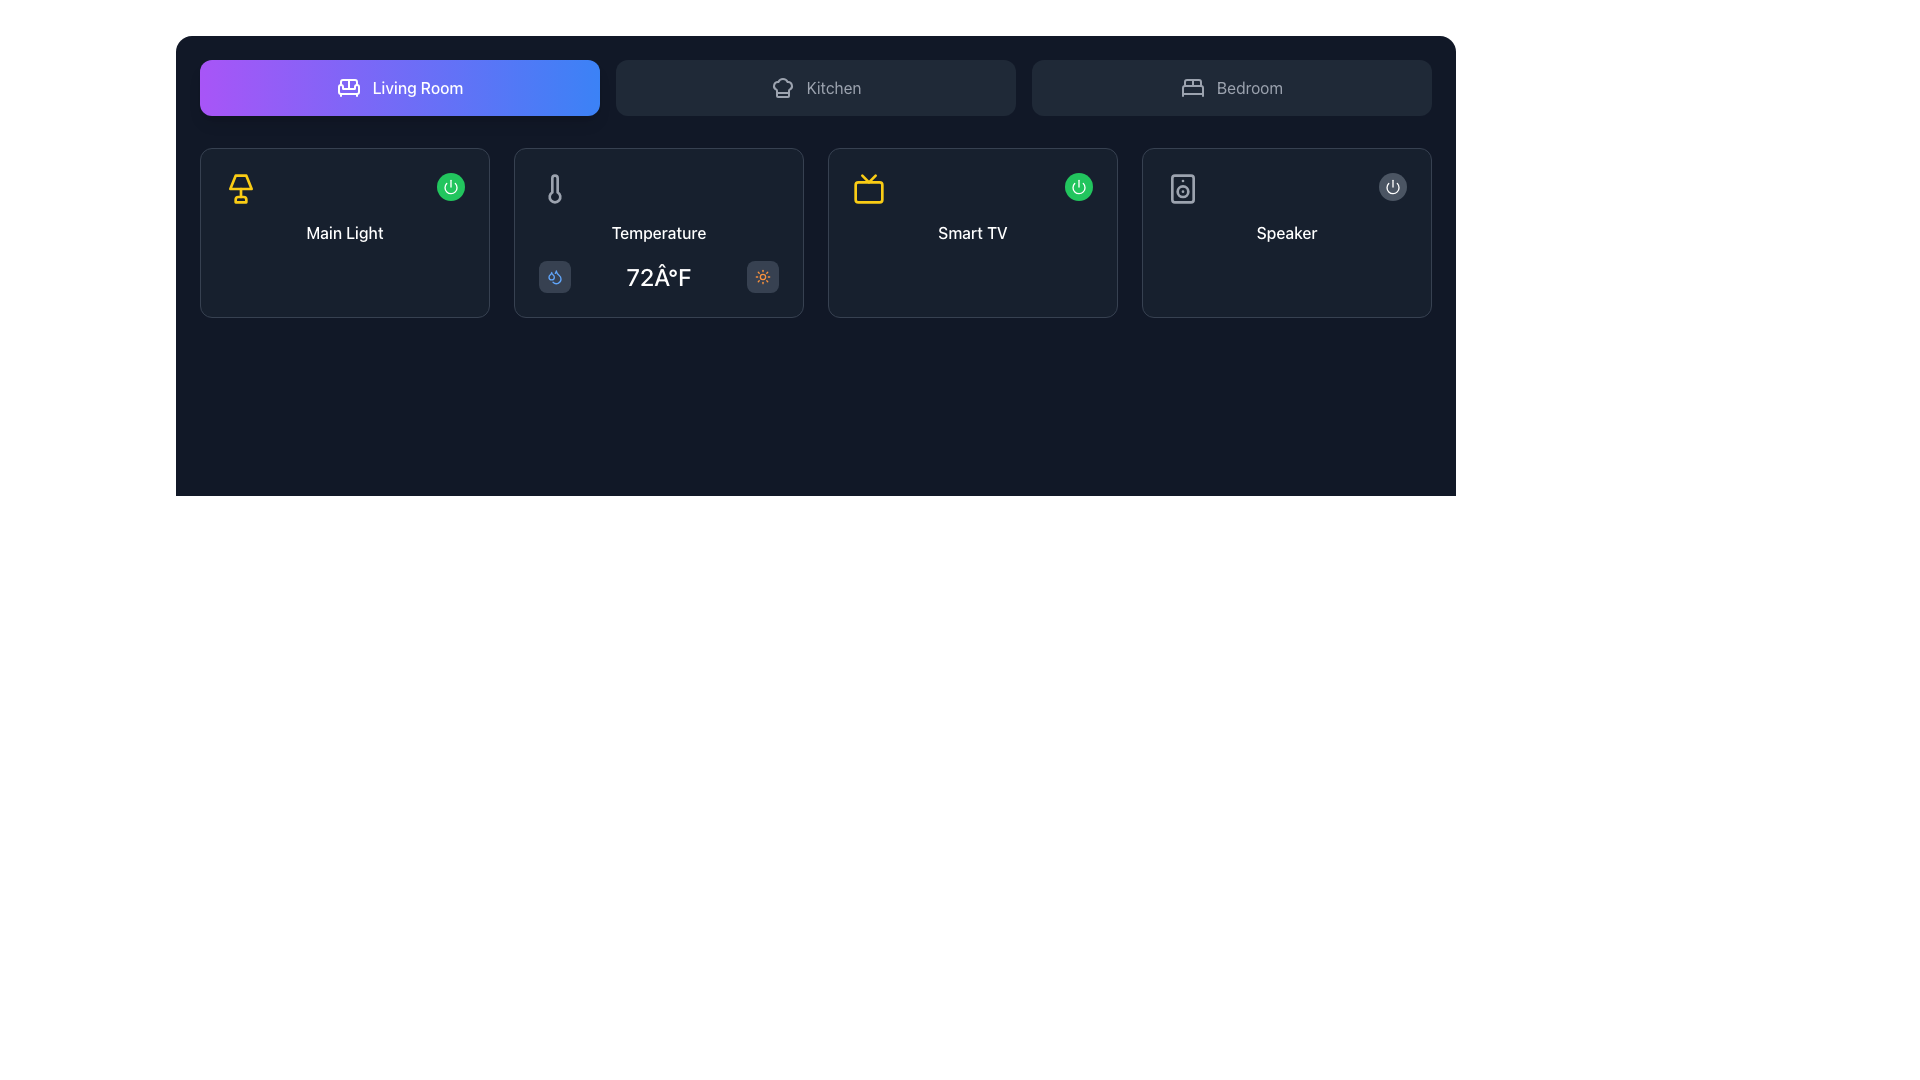  Describe the element at coordinates (762, 277) in the screenshot. I see `the sun-like icon, which is a minimalistic orange icon with rays` at that location.